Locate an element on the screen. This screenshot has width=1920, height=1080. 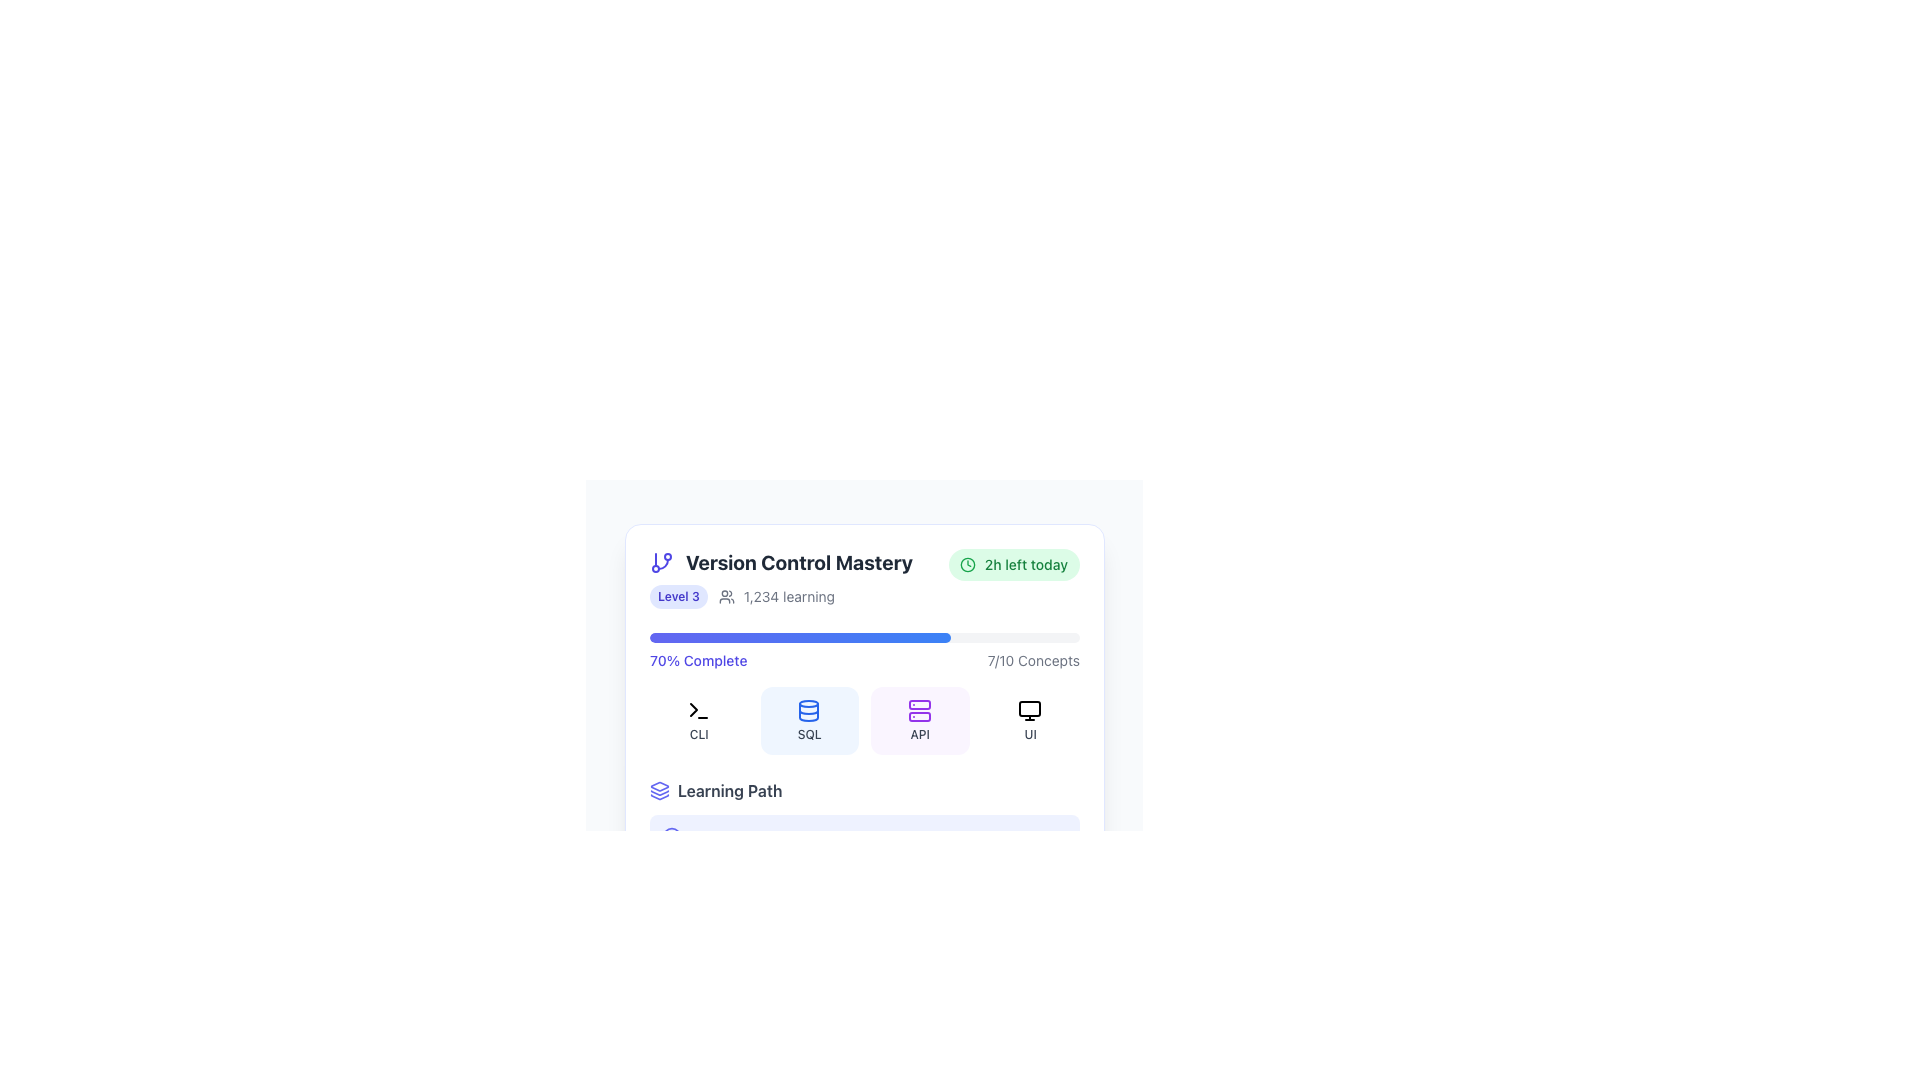
the informational label or badge that displays the user's current level and number of learners engaged, located below the 'Version Control Mastery' heading is located at coordinates (780, 596).